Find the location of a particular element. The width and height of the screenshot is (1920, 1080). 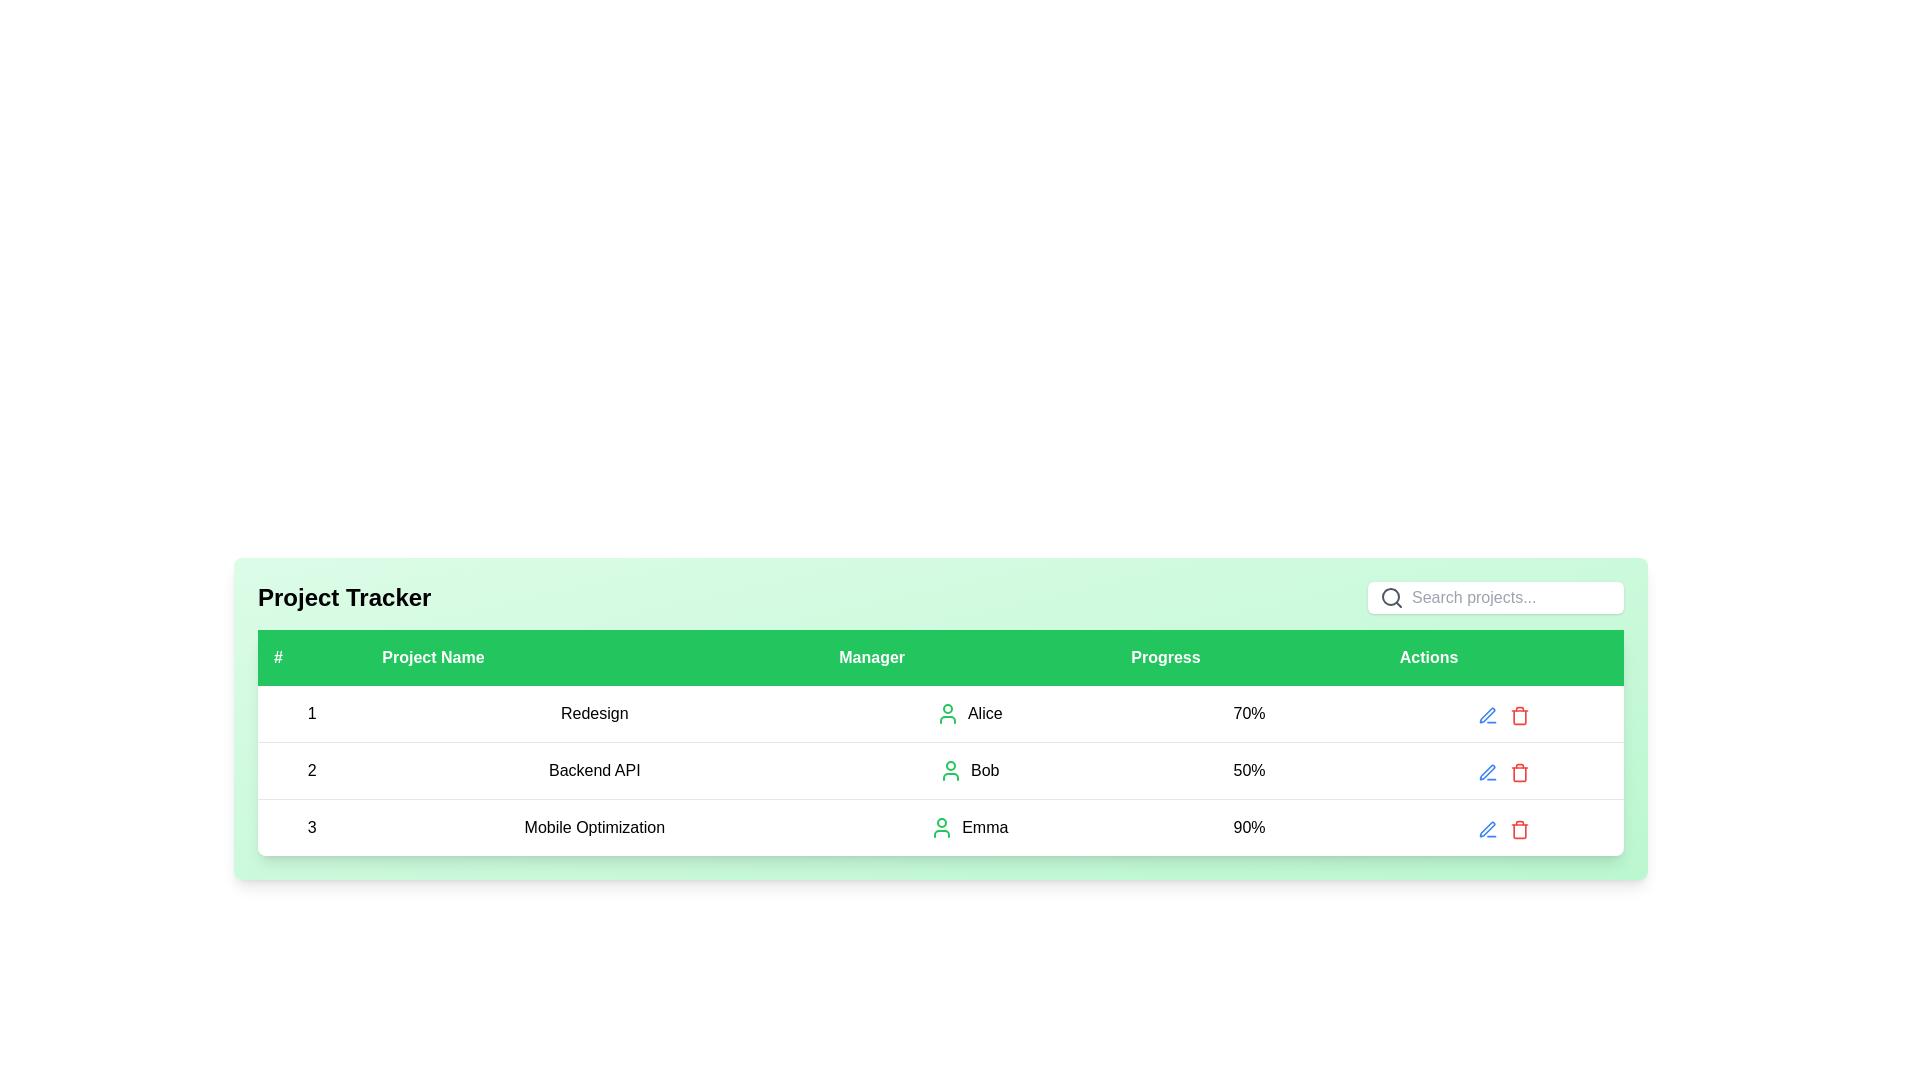

text displayed in the Text Label with an Icon indicating the manager of the 'Mobile Optimization' project, which is 'Emma' is located at coordinates (969, 828).